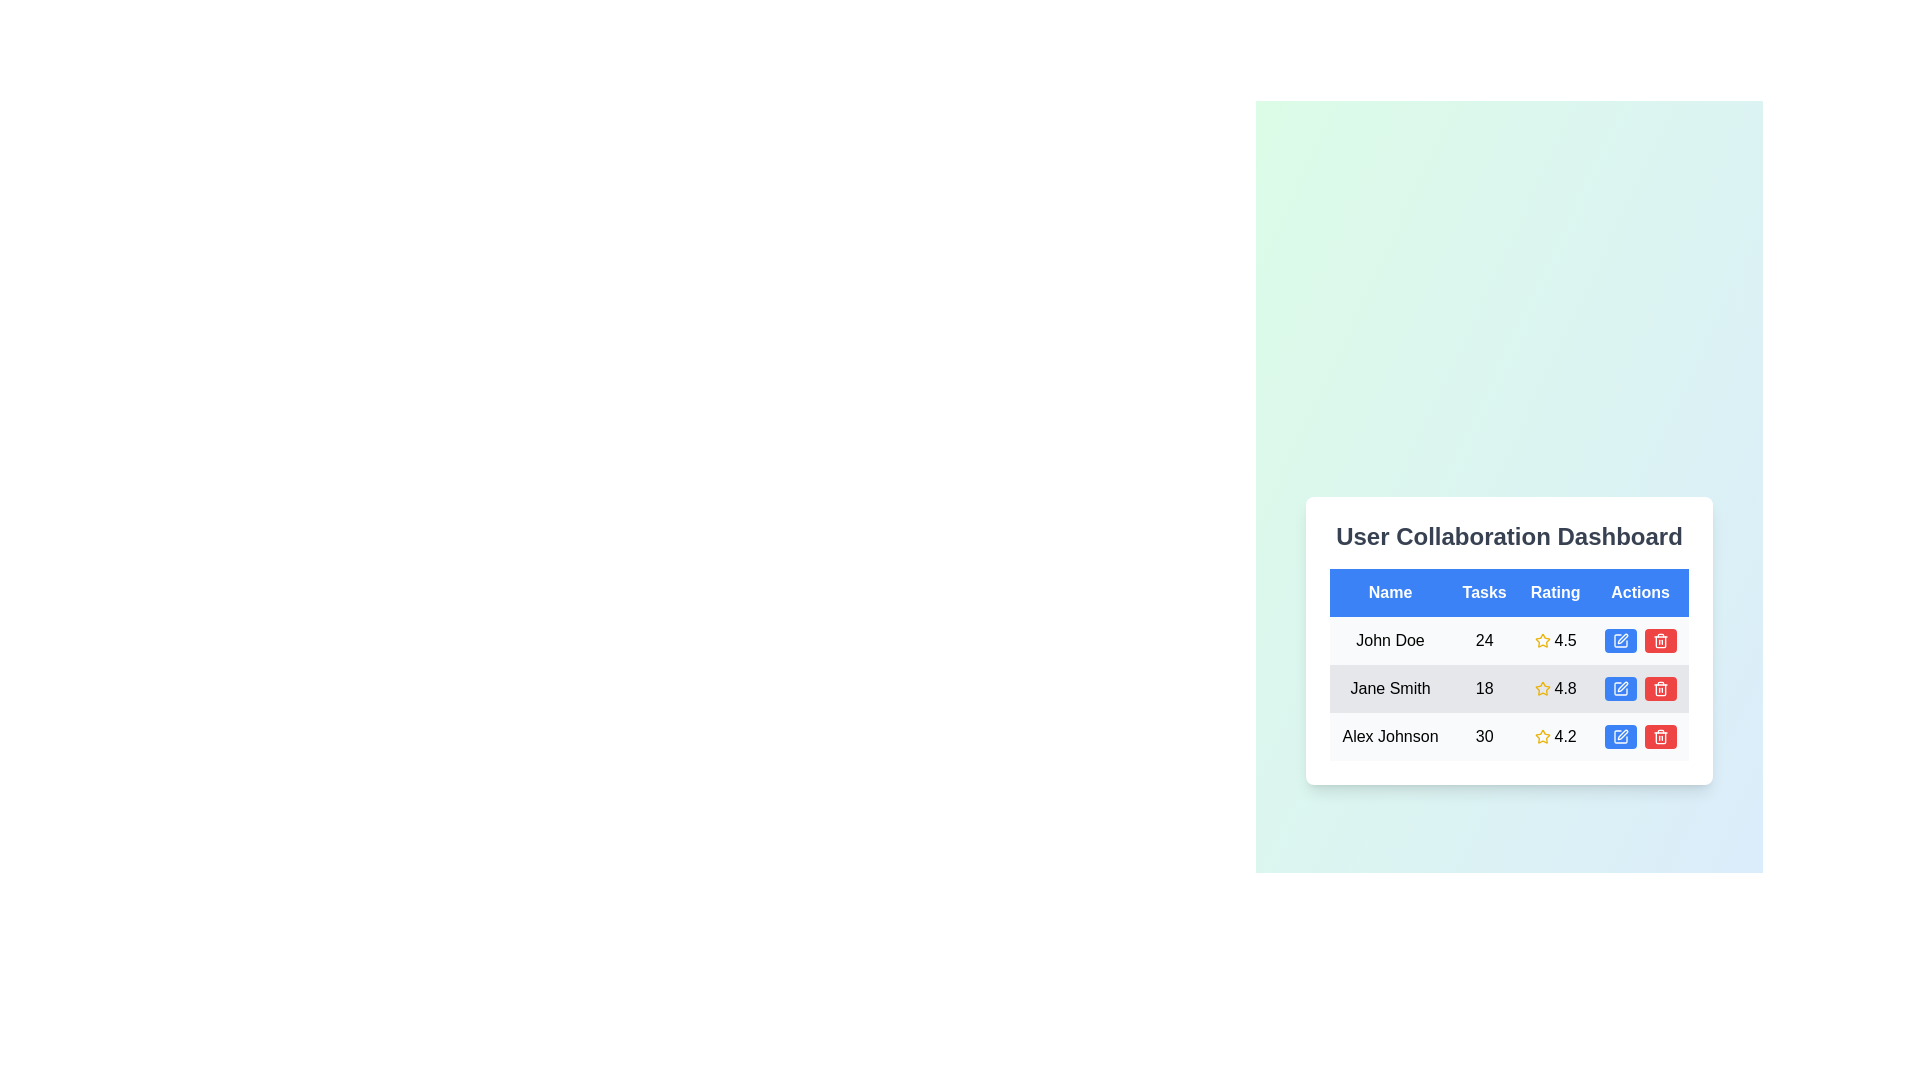 The width and height of the screenshot is (1920, 1080). Describe the element at coordinates (1622, 685) in the screenshot. I see `the edit pen symbol icon in the Actions column of the second row, corresponding to 'Jane Smith'` at that location.